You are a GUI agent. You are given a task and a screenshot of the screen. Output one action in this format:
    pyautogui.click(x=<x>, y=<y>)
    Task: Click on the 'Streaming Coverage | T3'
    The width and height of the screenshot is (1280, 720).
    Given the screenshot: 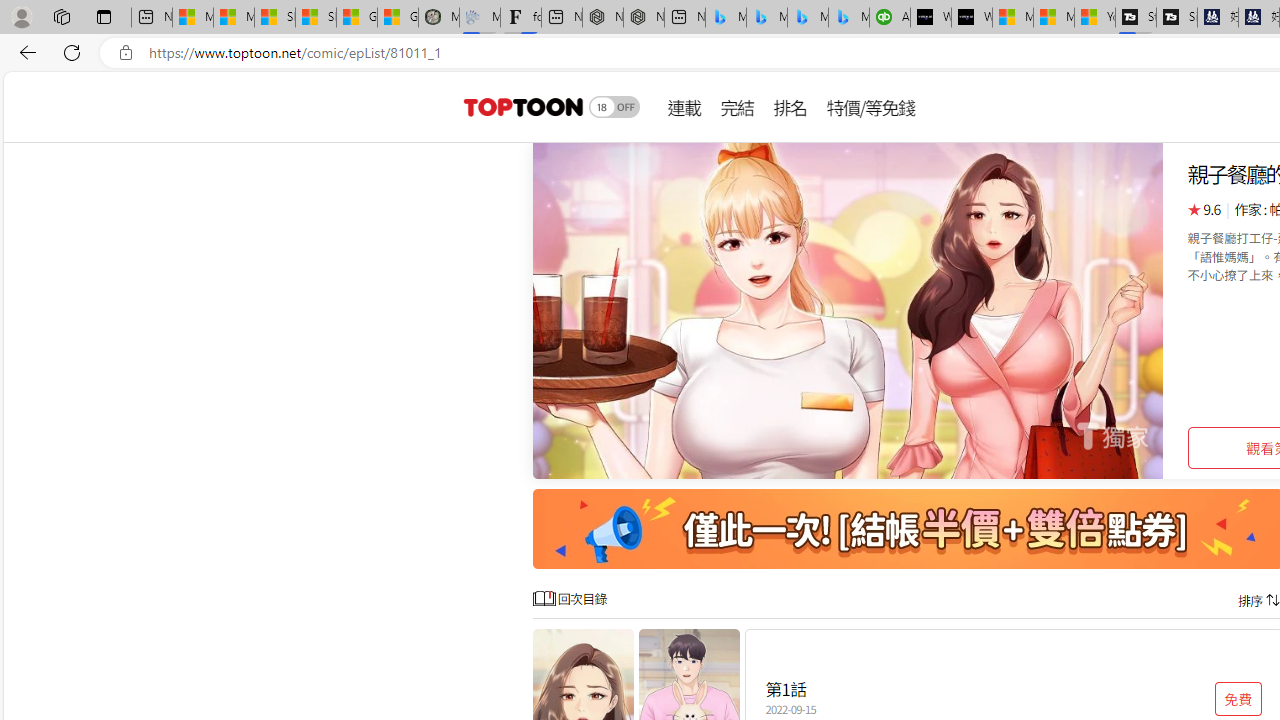 What is the action you would take?
    pyautogui.click(x=1136, y=17)
    